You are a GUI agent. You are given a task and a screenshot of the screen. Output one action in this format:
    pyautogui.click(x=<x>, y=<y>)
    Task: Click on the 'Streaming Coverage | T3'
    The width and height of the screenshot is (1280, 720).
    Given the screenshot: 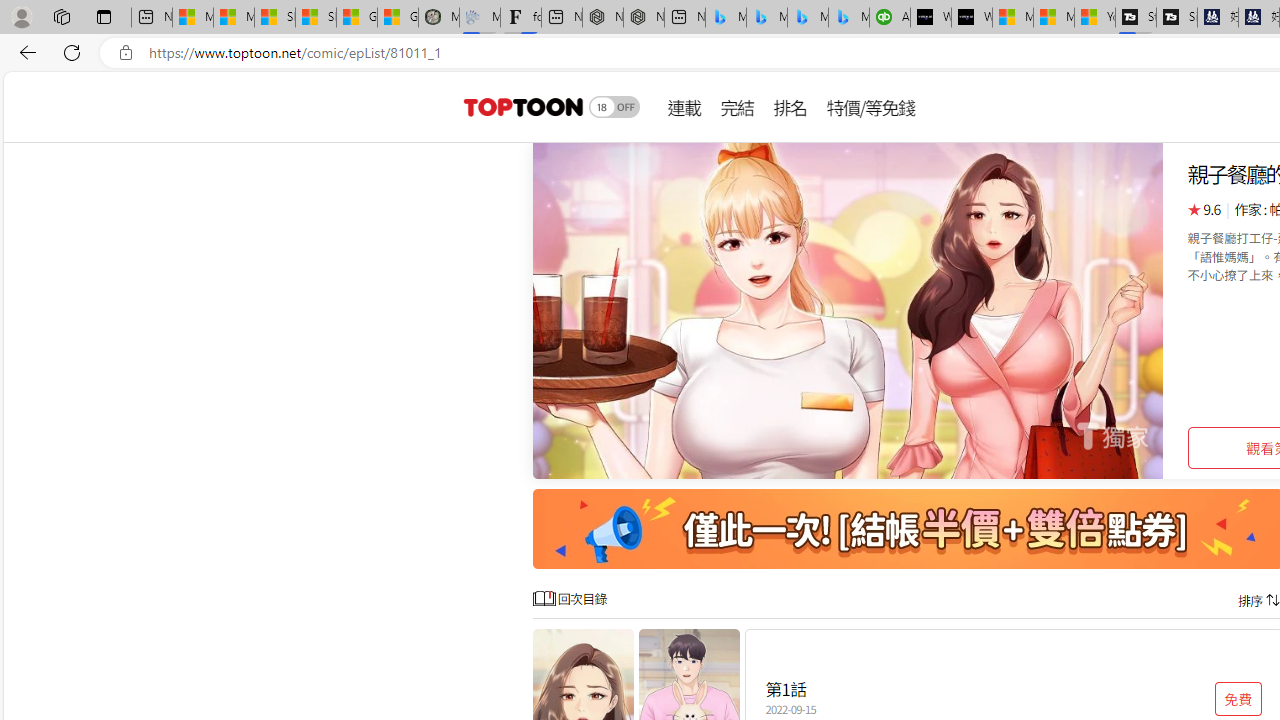 What is the action you would take?
    pyautogui.click(x=1136, y=17)
    